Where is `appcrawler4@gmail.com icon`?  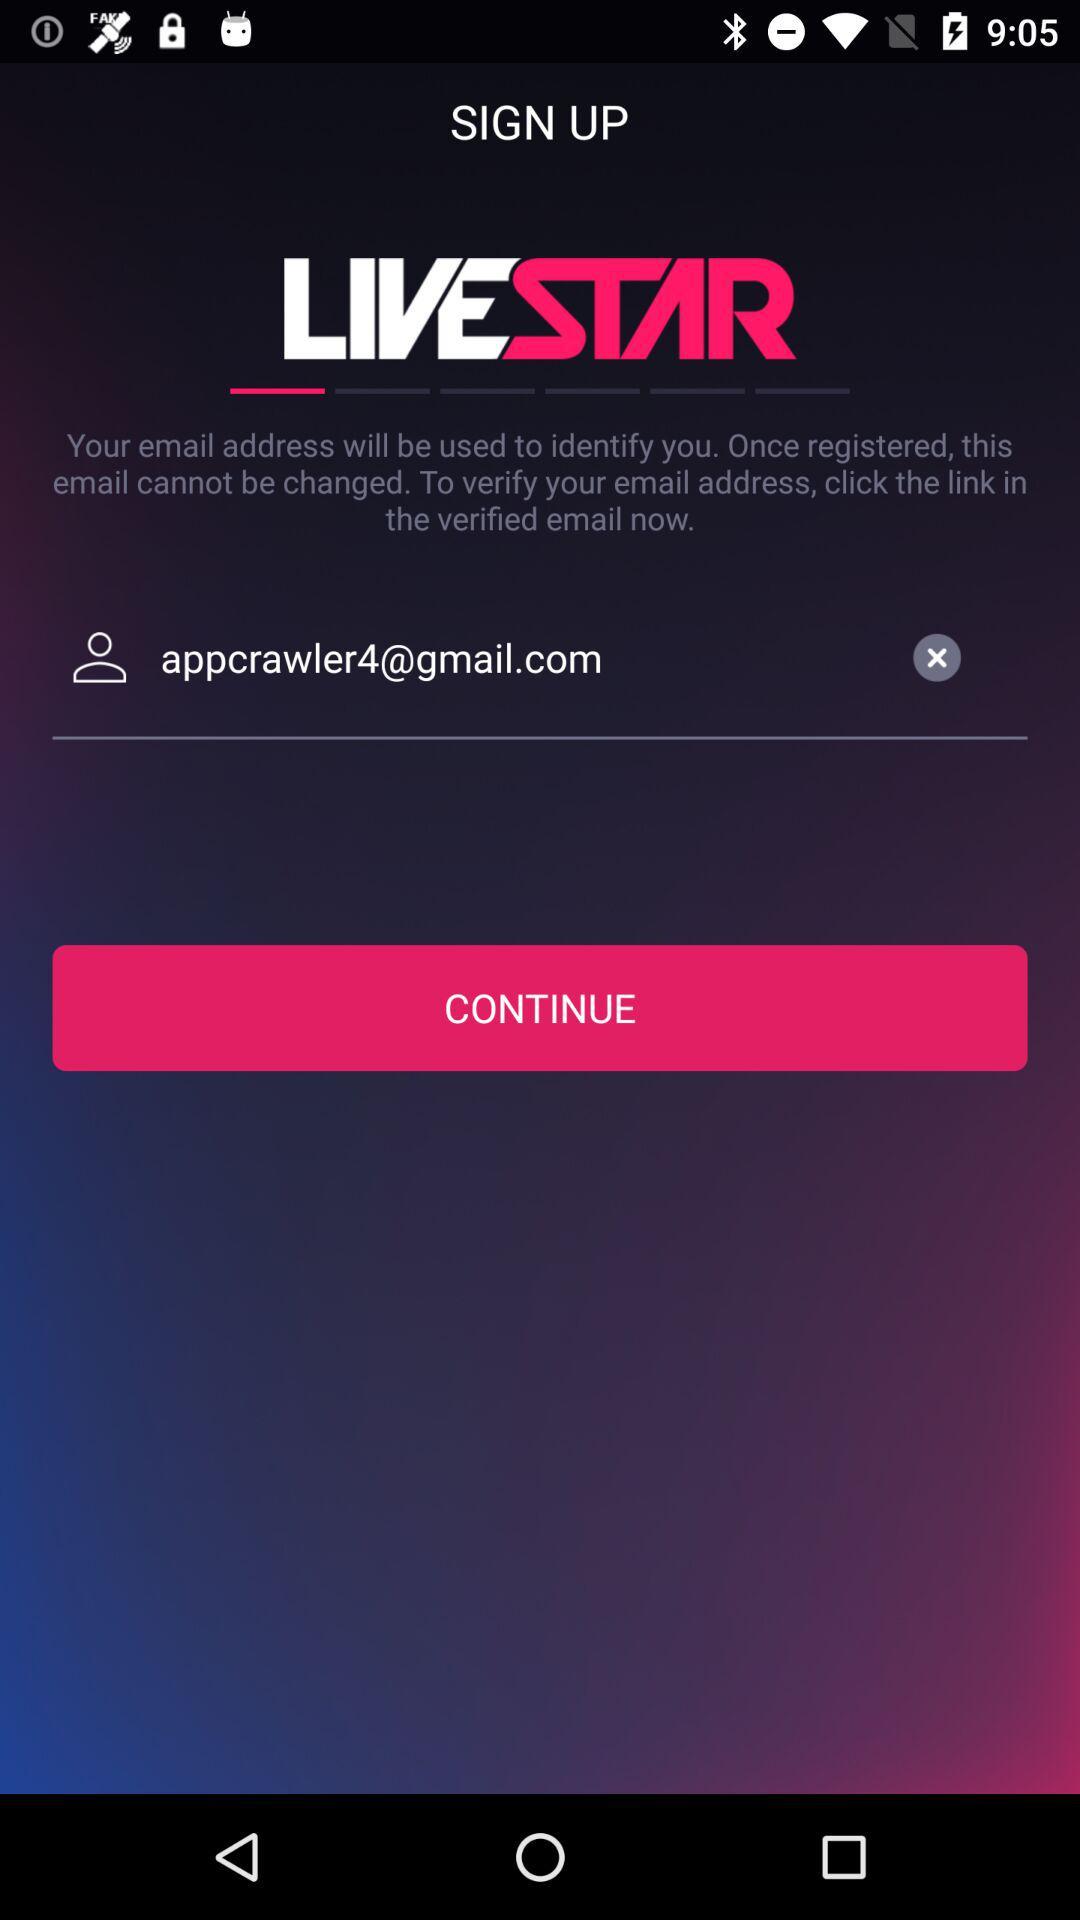
appcrawler4@gmail.com icon is located at coordinates (522, 657).